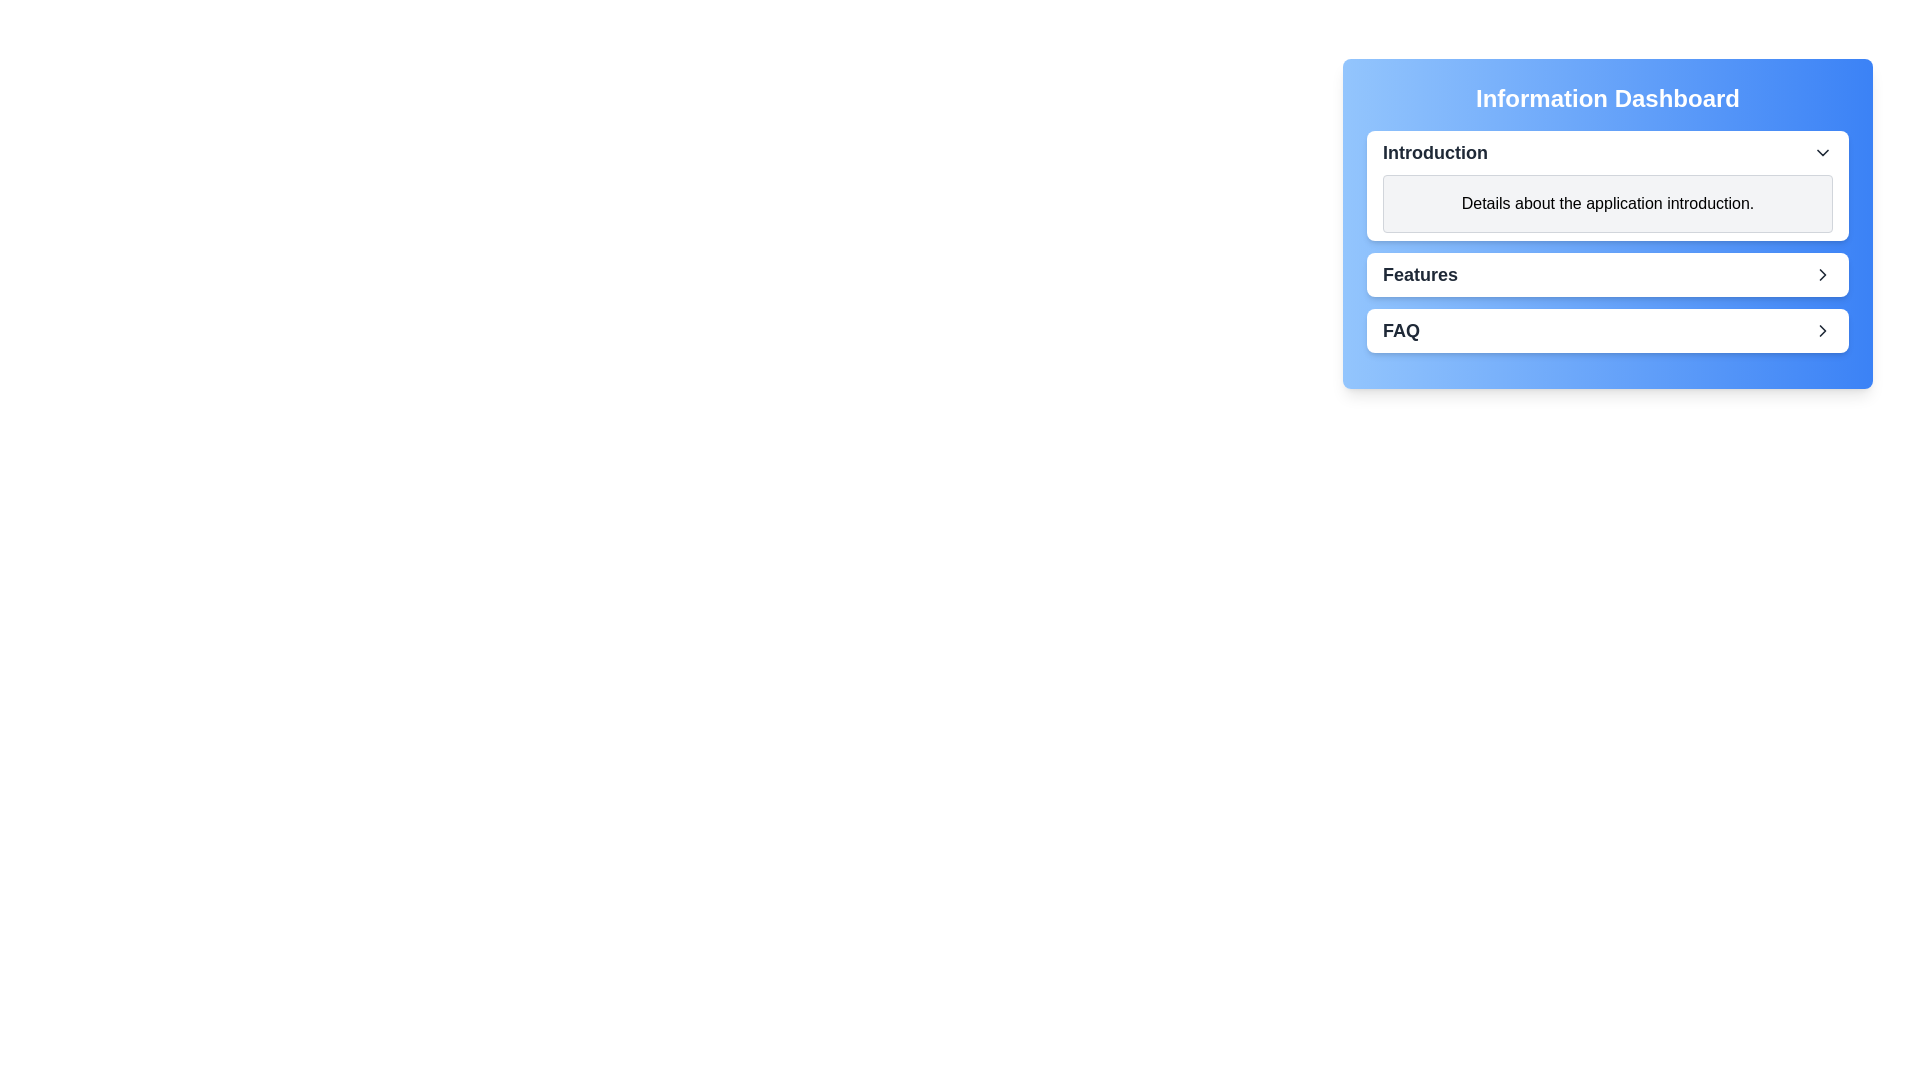 This screenshot has height=1080, width=1920. I want to click on the chevron icon in the 'Features' menu, so click(1823, 274).